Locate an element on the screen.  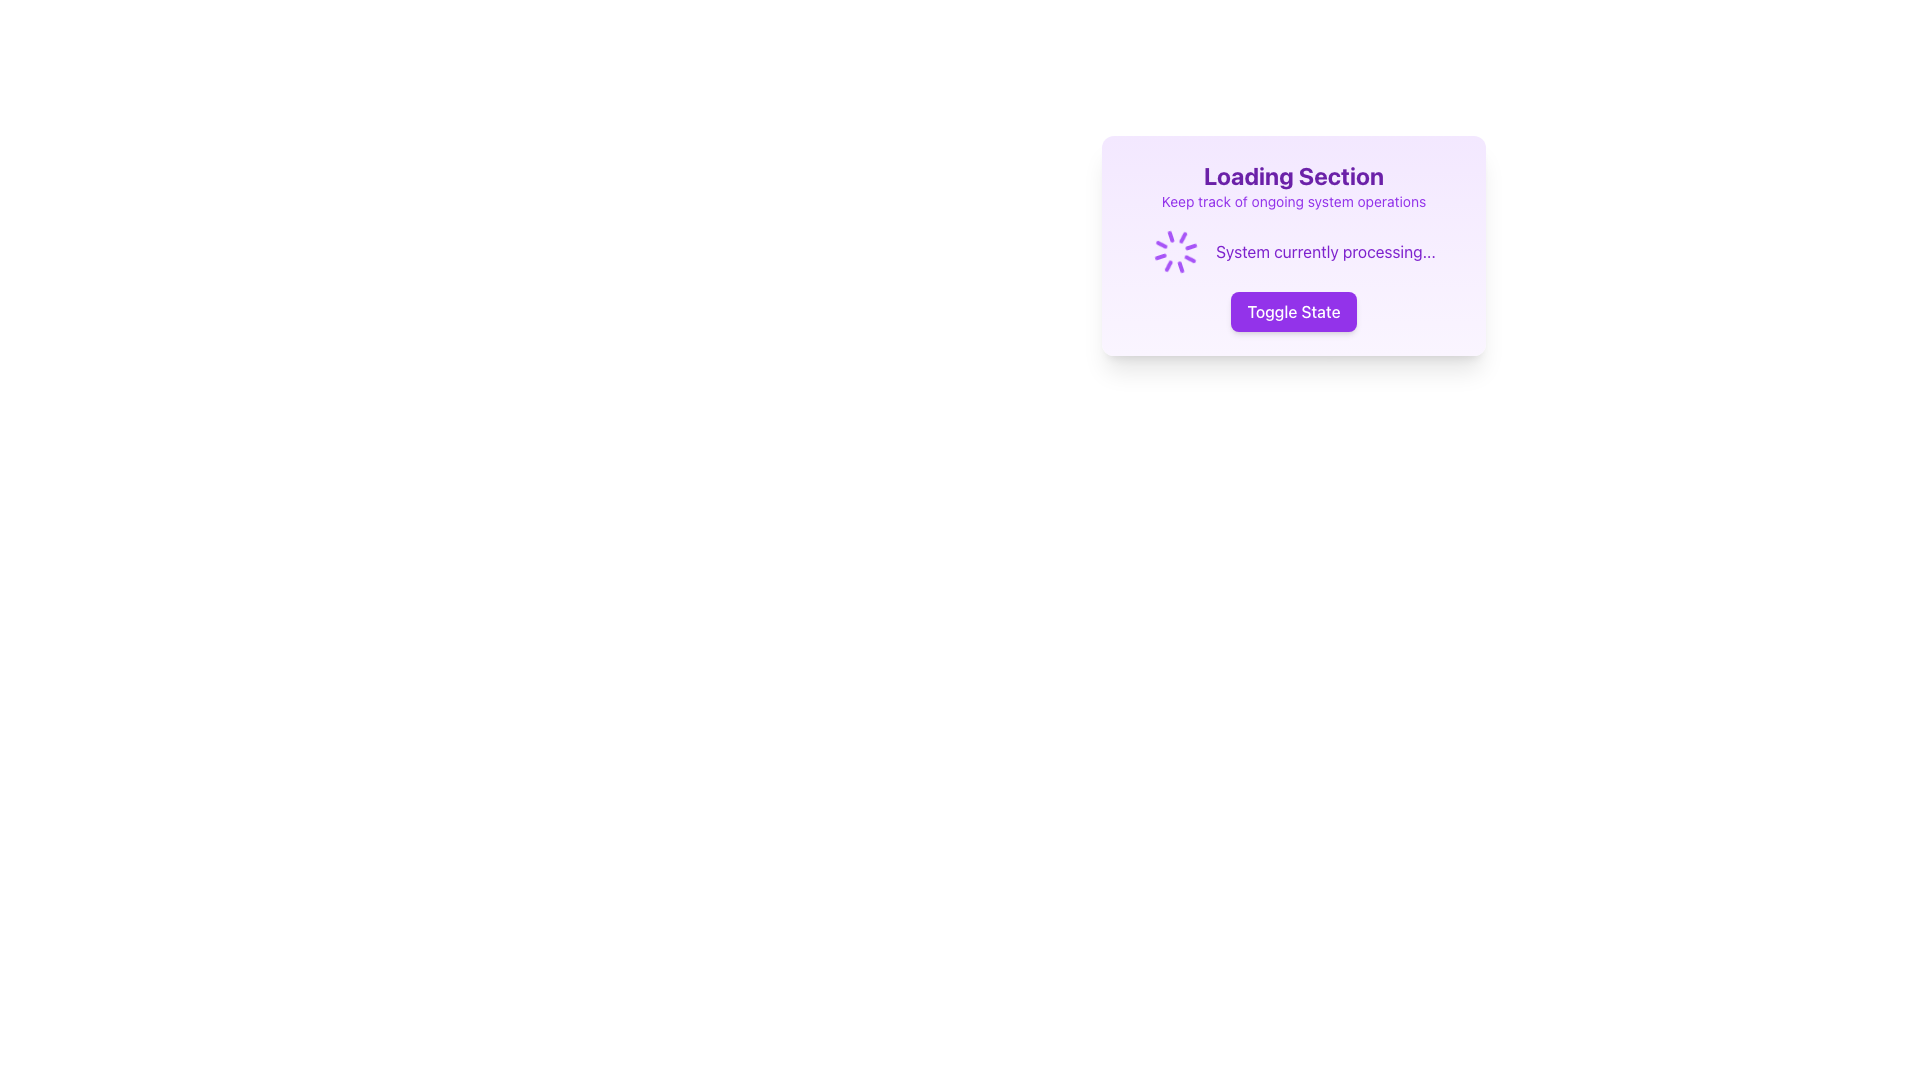
the text label that reads 'System currently processing...' is located at coordinates (1294, 250).